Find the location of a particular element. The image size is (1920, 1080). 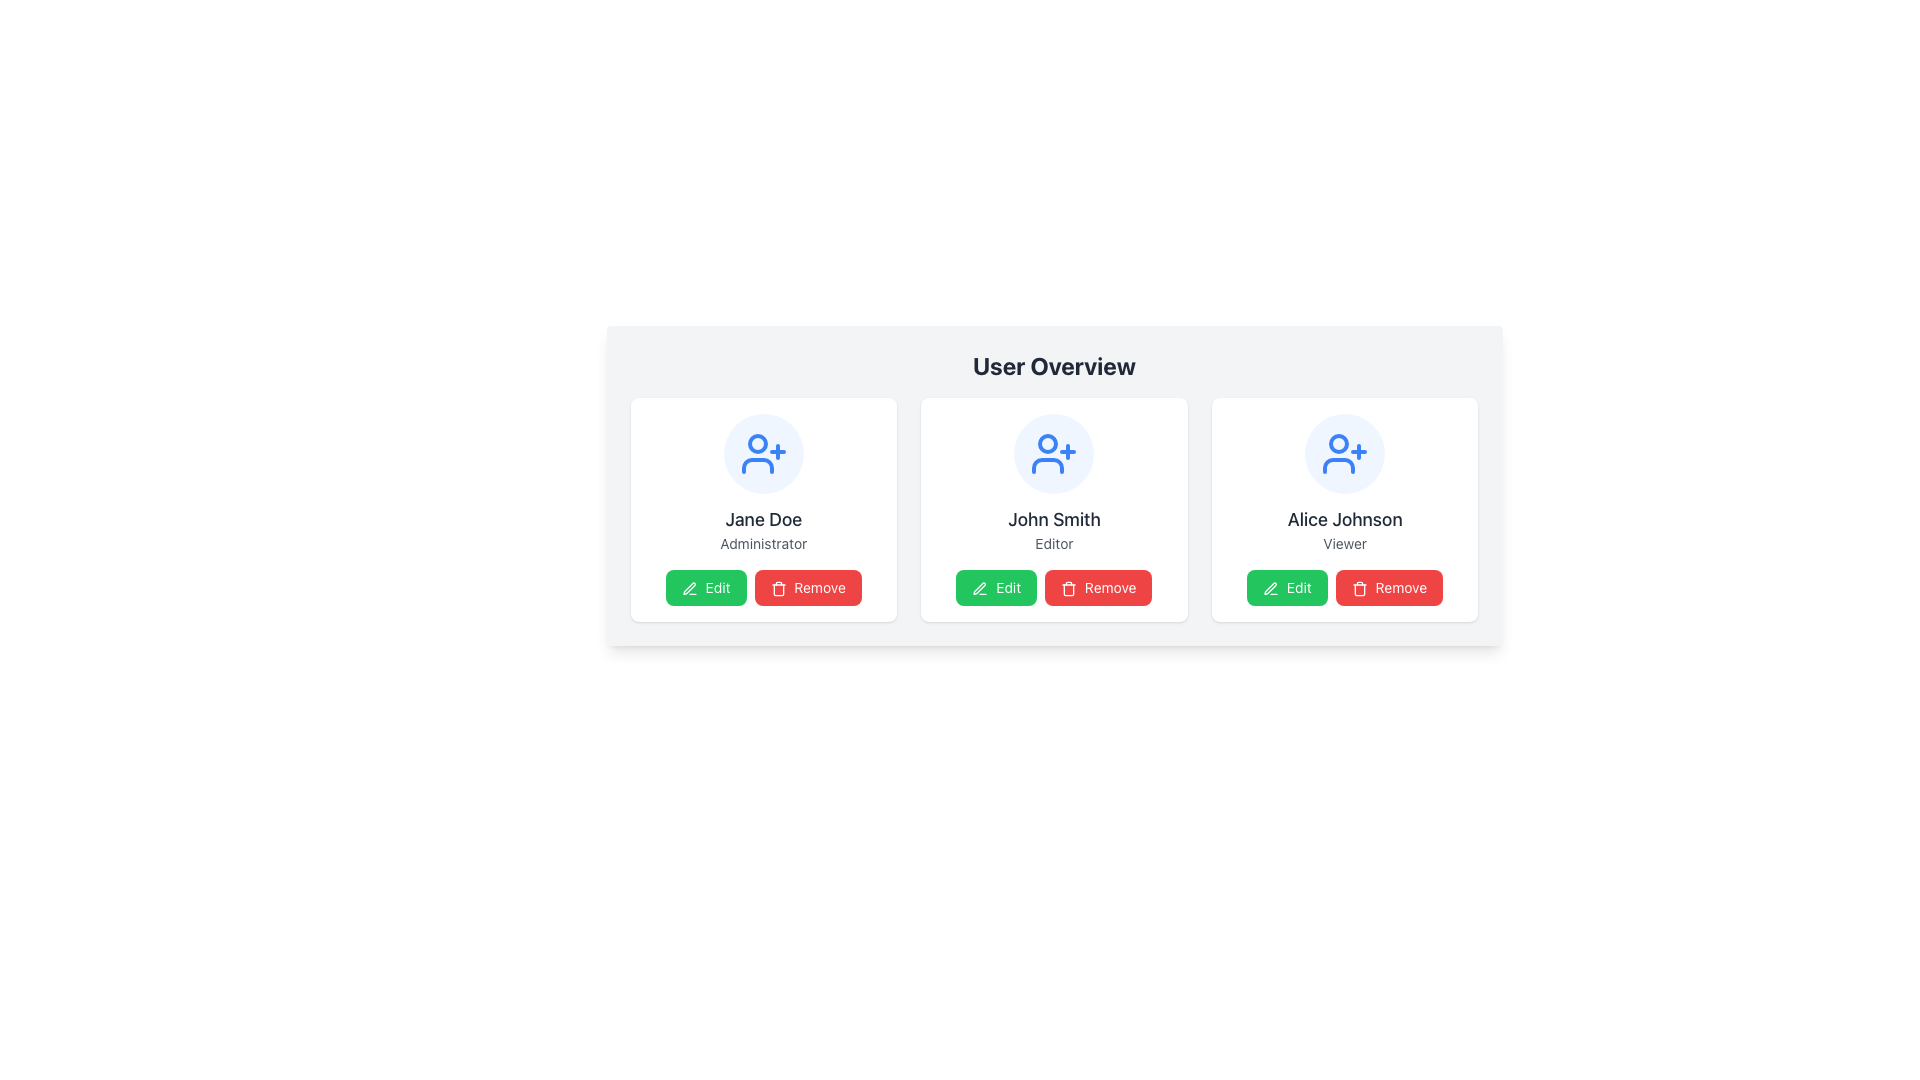

the small blue circular shape that is the central circle in the 'Add User' icon on the user card labeled 'Alice Johnson' is located at coordinates (1339, 442).